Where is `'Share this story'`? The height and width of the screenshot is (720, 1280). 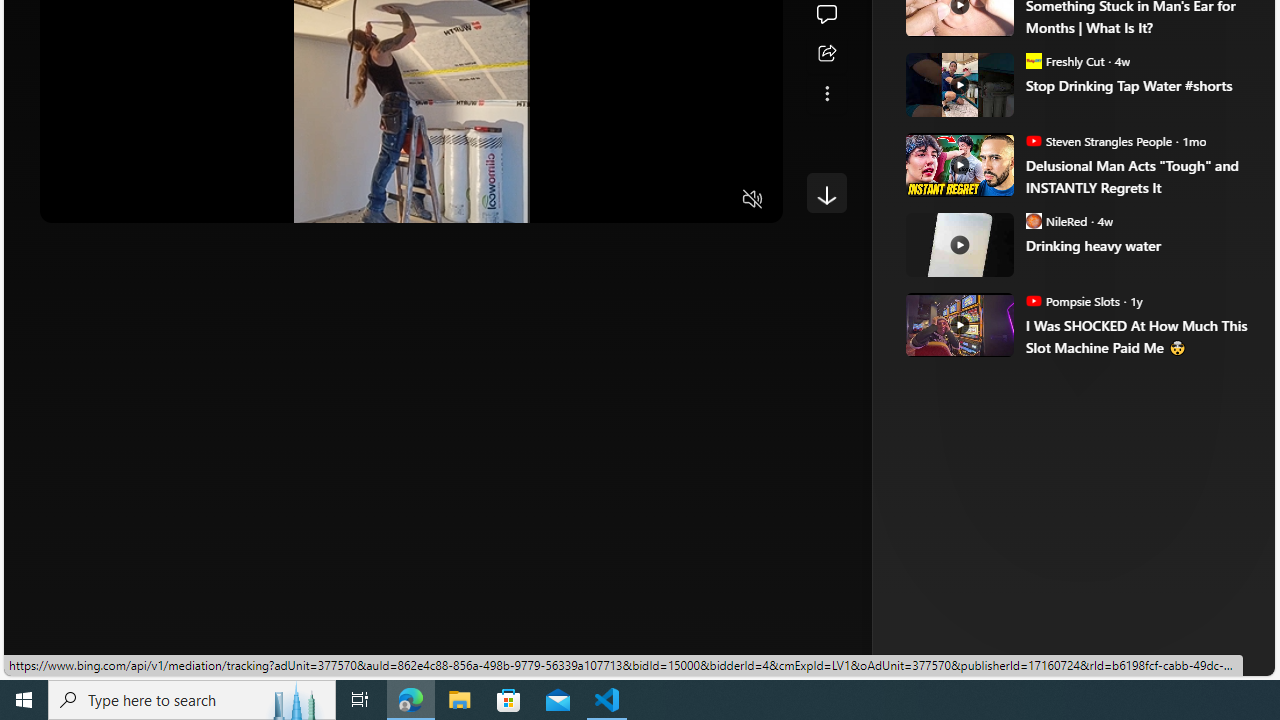 'Share this story' is located at coordinates (826, 53).